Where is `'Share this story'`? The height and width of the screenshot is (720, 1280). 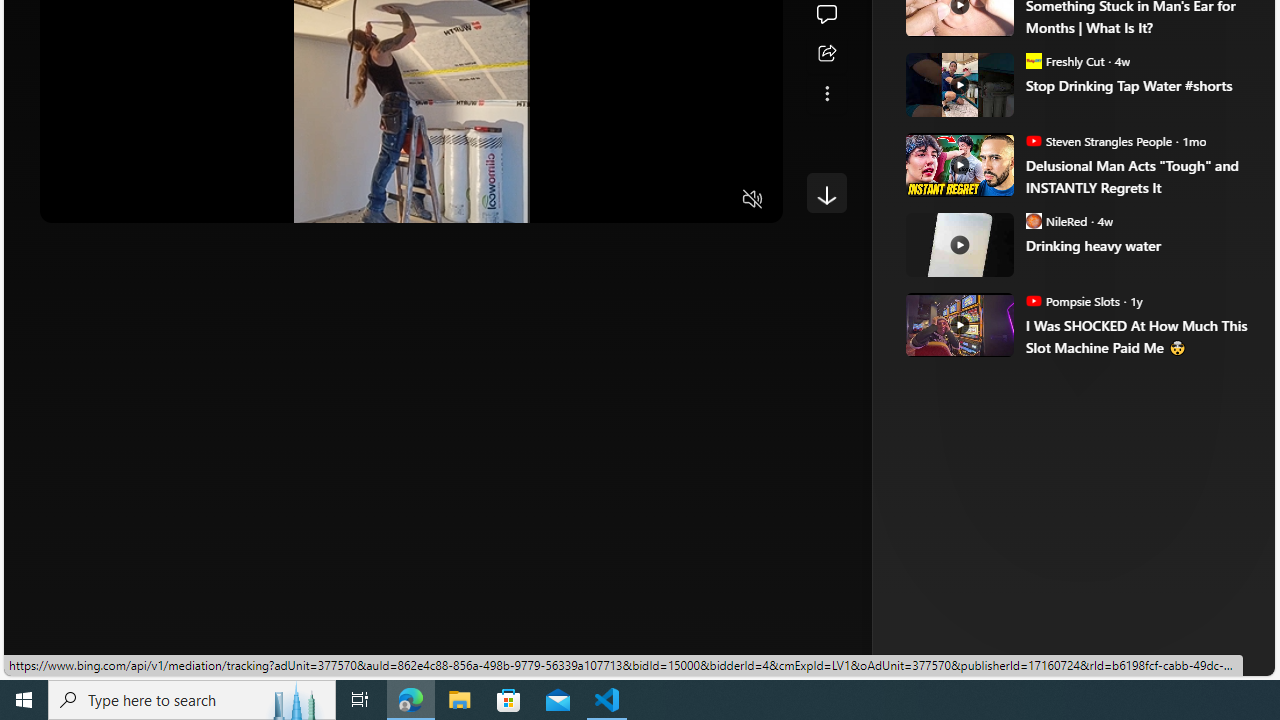 'Share this story' is located at coordinates (826, 53).